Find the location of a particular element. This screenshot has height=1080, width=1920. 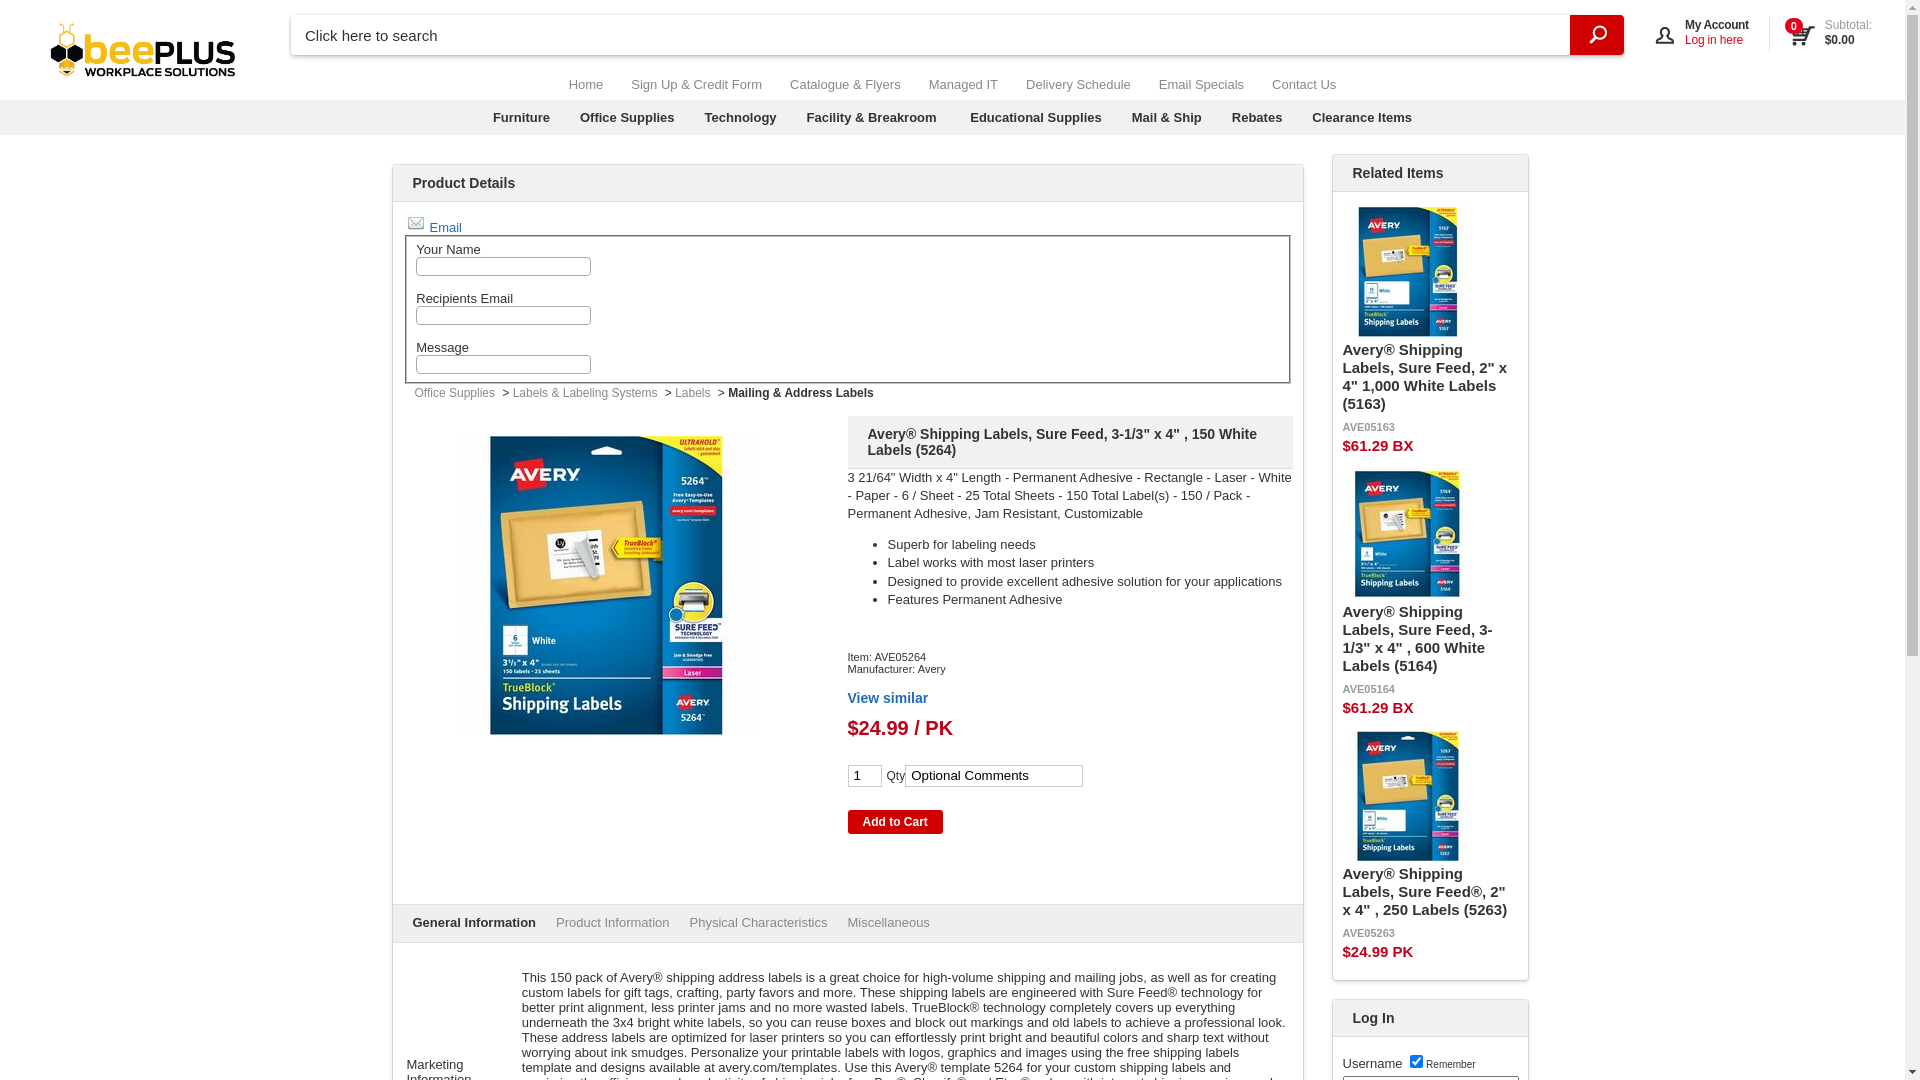

'Mailing & Address Labels' is located at coordinates (802, 393).